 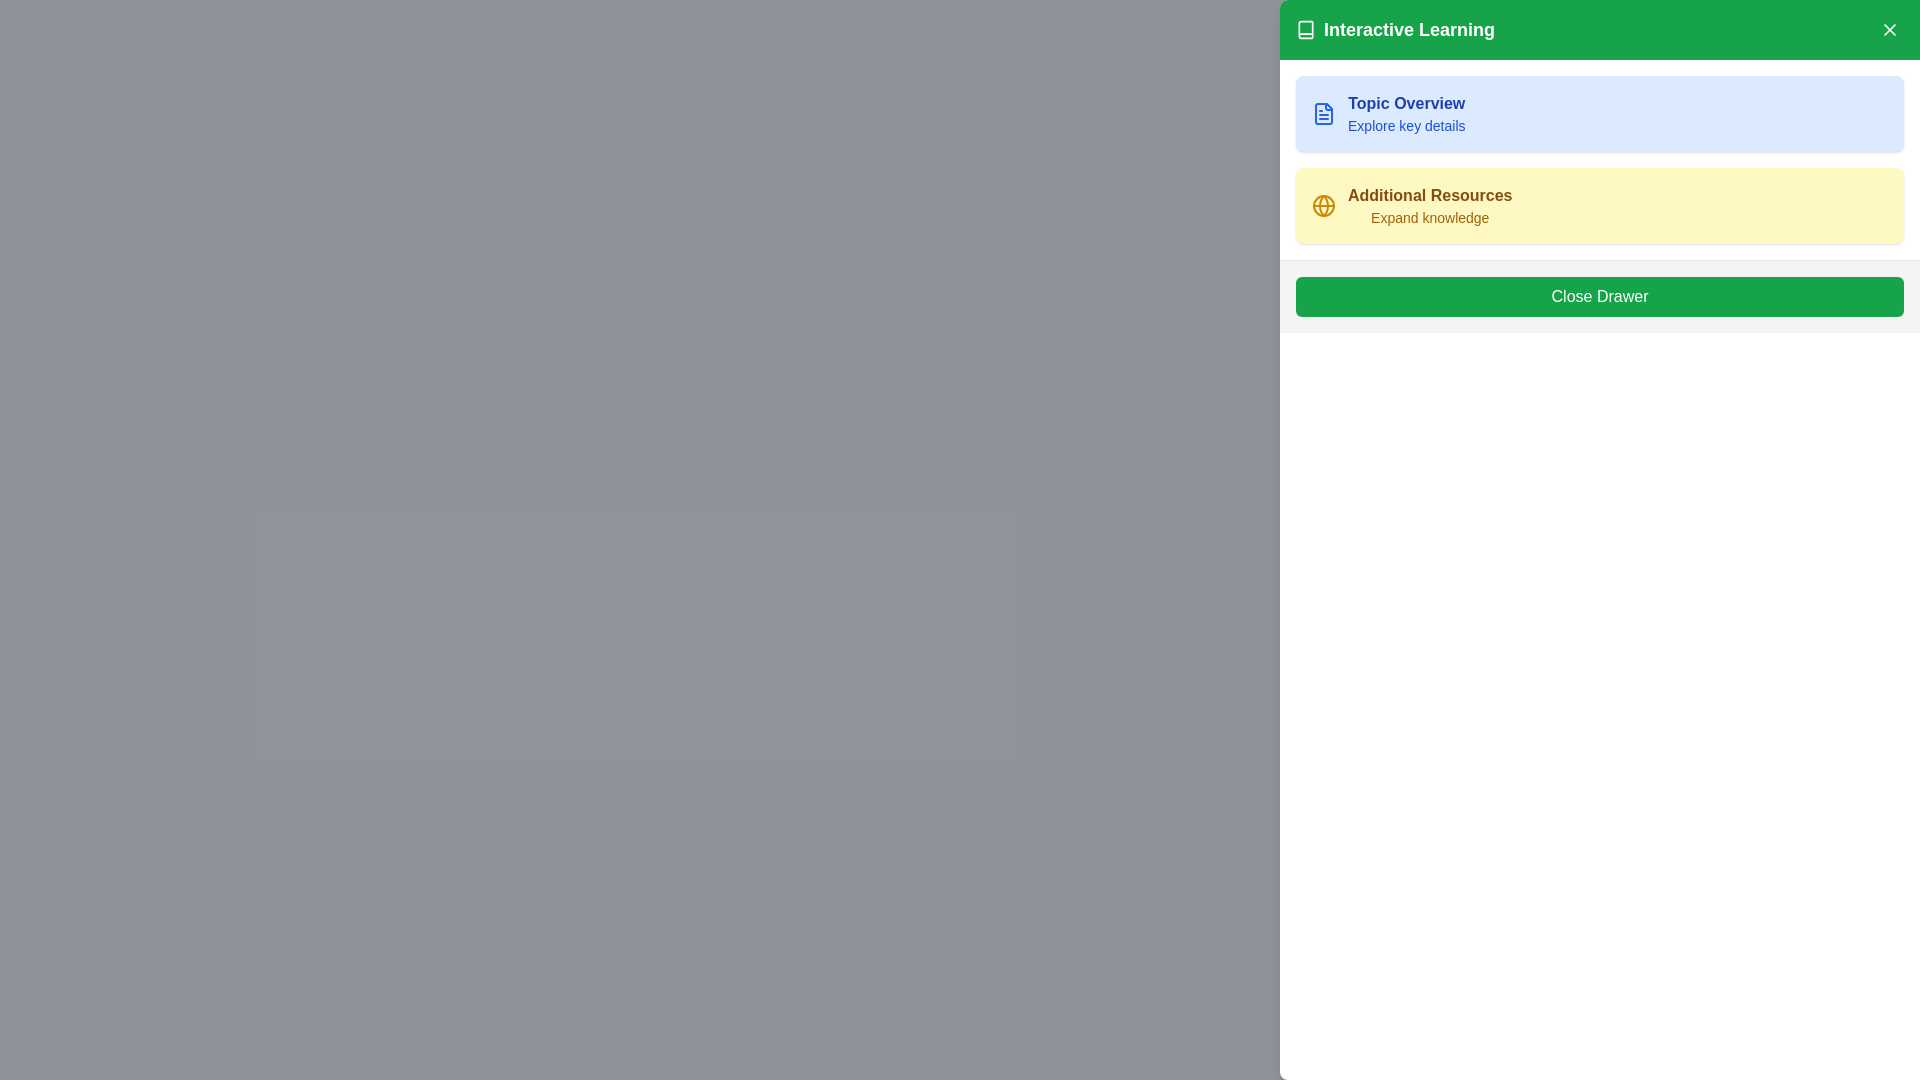 I want to click on 'Additional Resources' label text displayed in bold and semibold font style with a yellowish-brown color, located in the second card-like section below the 'Topic Overview' heading, so click(x=1429, y=196).